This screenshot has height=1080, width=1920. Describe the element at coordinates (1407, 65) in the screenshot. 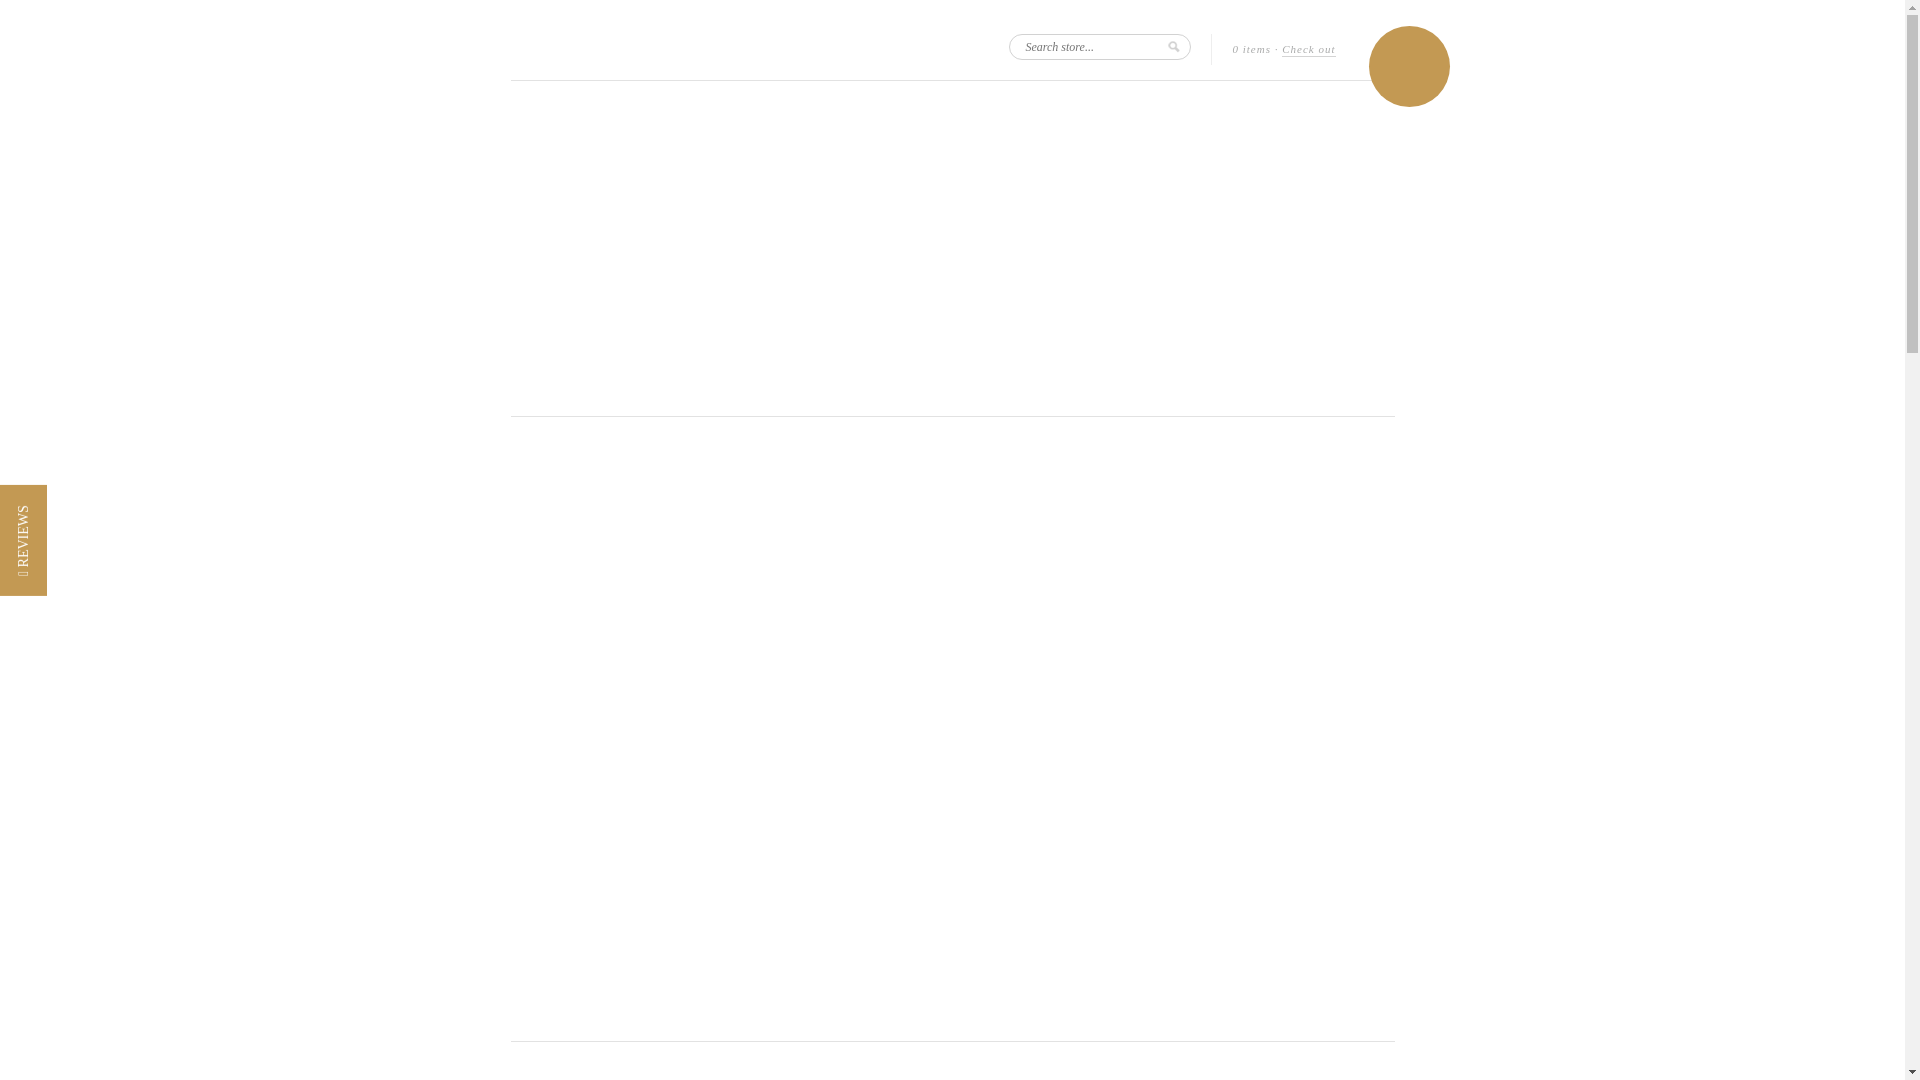

I see `'View Cart'` at that location.